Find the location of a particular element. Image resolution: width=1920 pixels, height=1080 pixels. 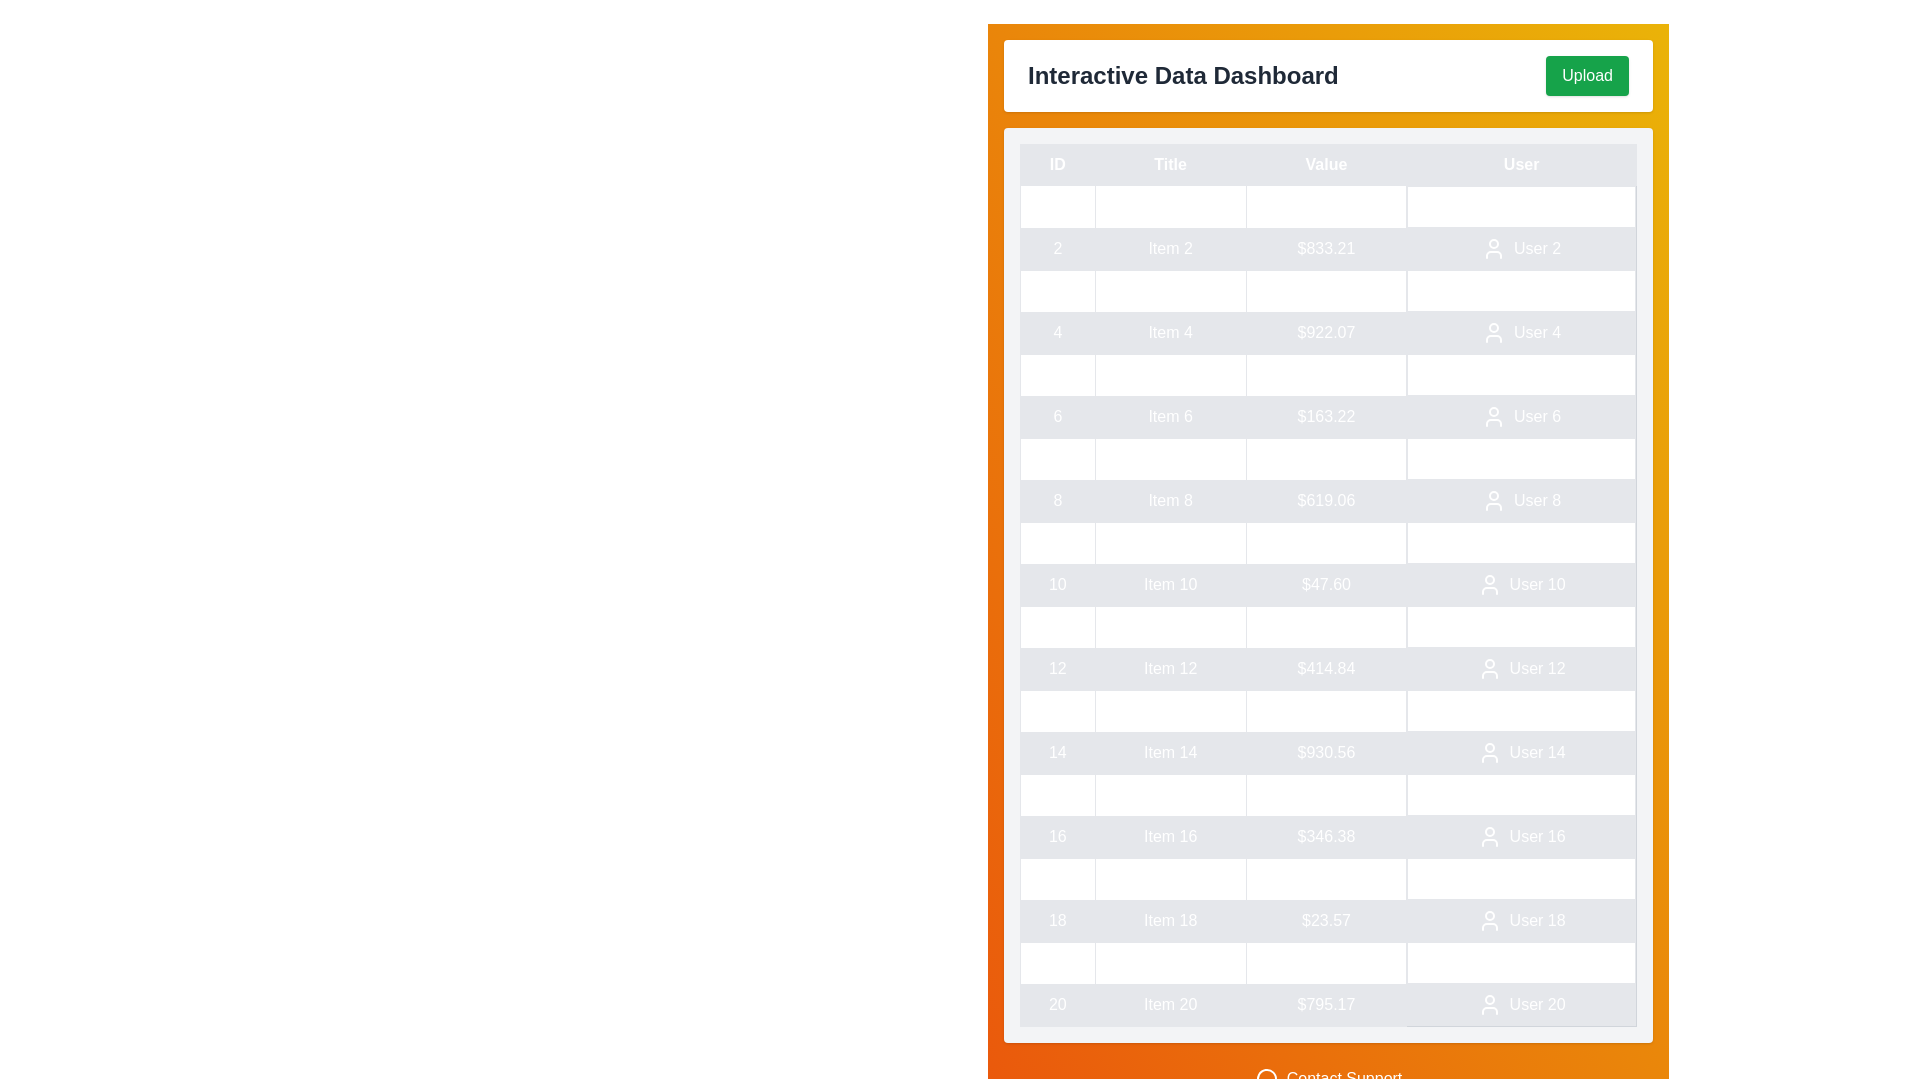

the 'Contact Support' link is located at coordinates (1328, 1078).